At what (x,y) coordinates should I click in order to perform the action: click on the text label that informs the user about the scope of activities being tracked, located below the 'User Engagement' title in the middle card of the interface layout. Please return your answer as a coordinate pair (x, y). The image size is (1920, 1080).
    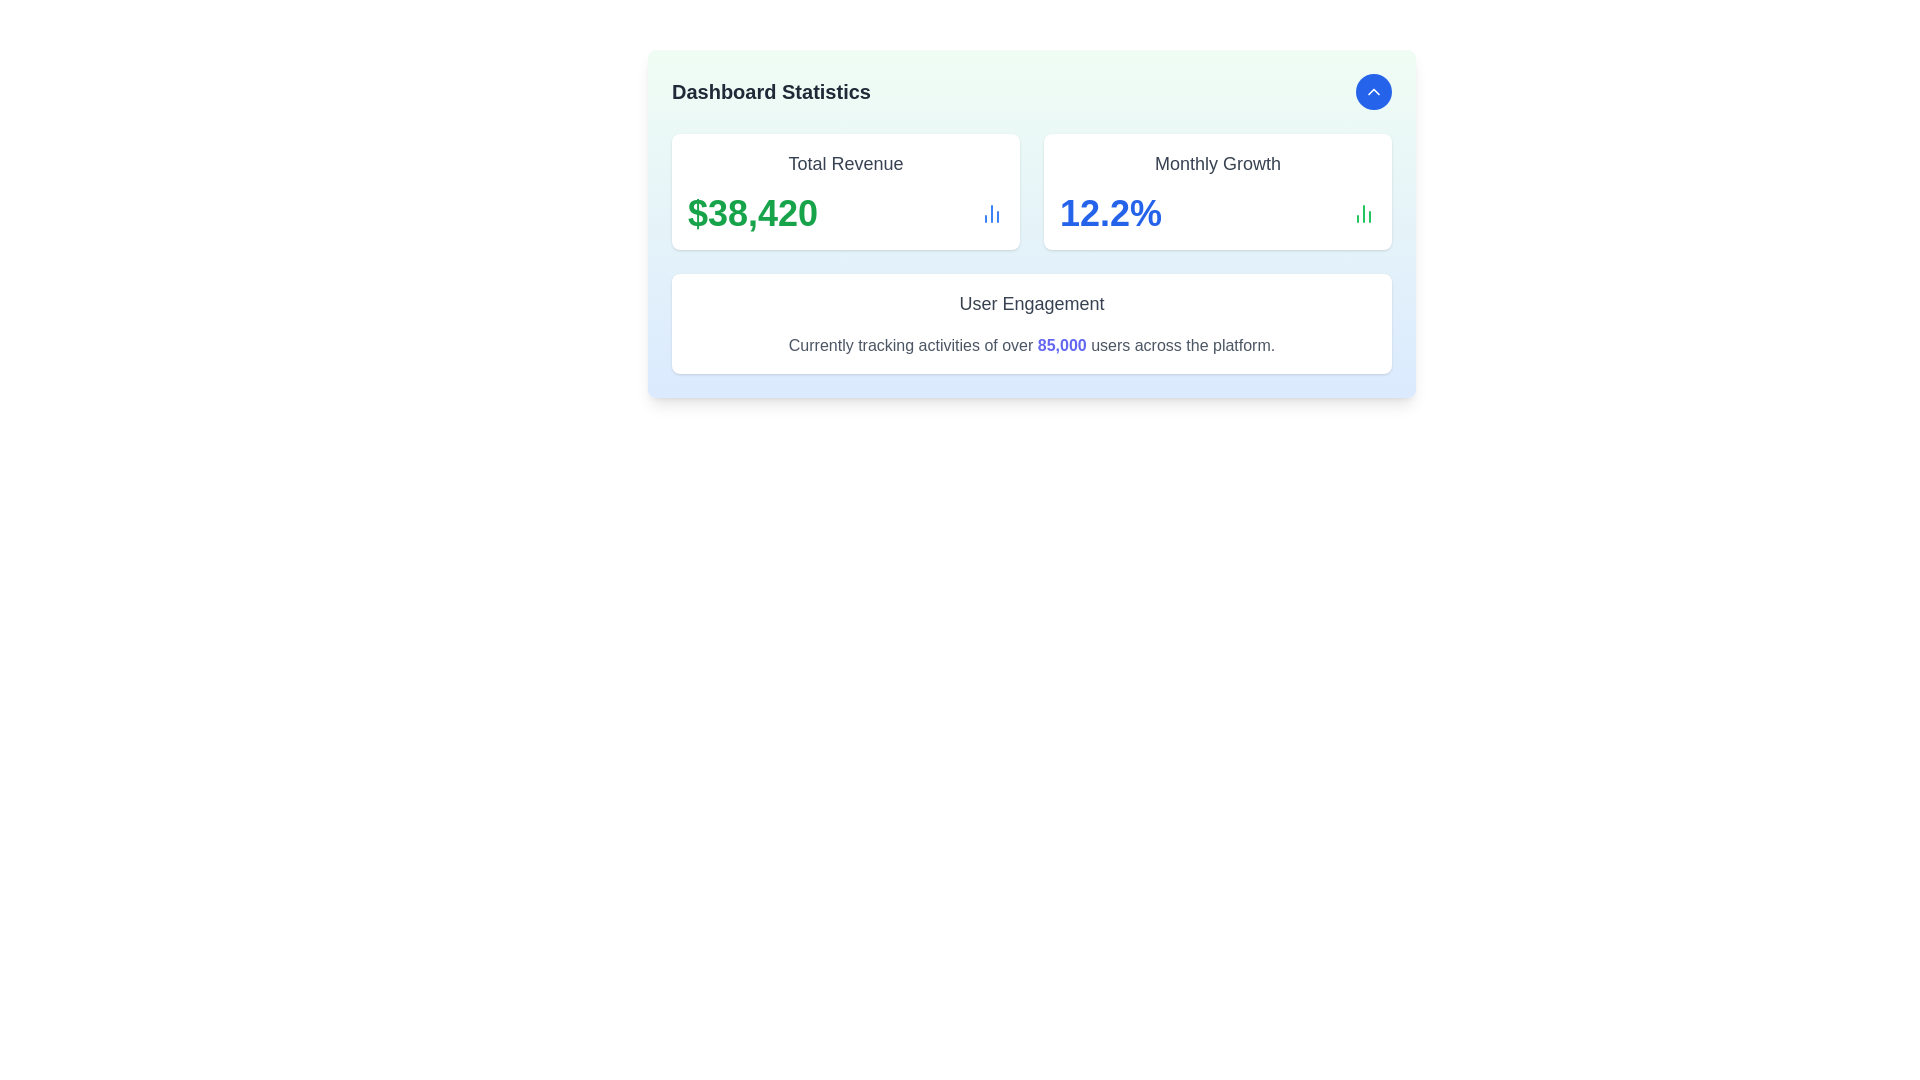
    Looking at the image, I should click on (1032, 345).